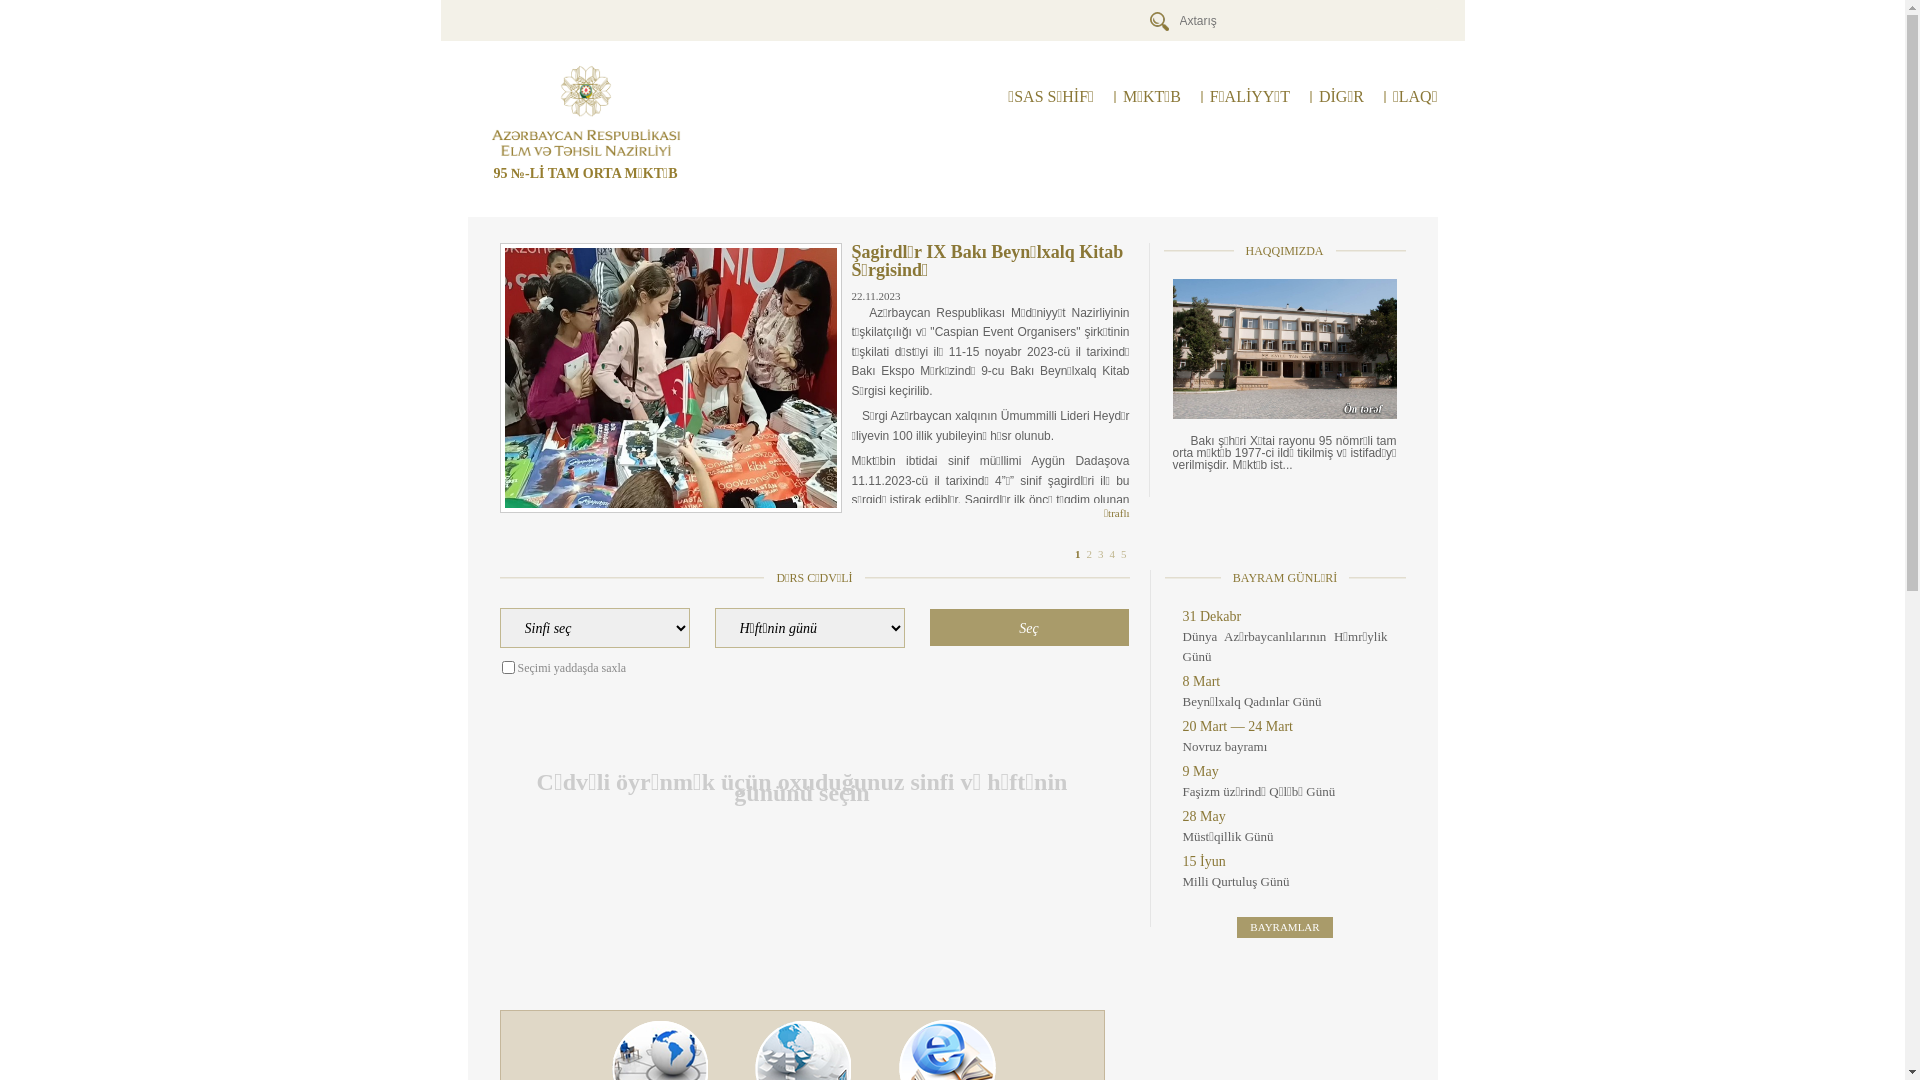 This screenshot has height=1080, width=1920. What do you see at coordinates (1088, 554) in the screenshot?
I see `'2'` at bounding box center [1088, 554].